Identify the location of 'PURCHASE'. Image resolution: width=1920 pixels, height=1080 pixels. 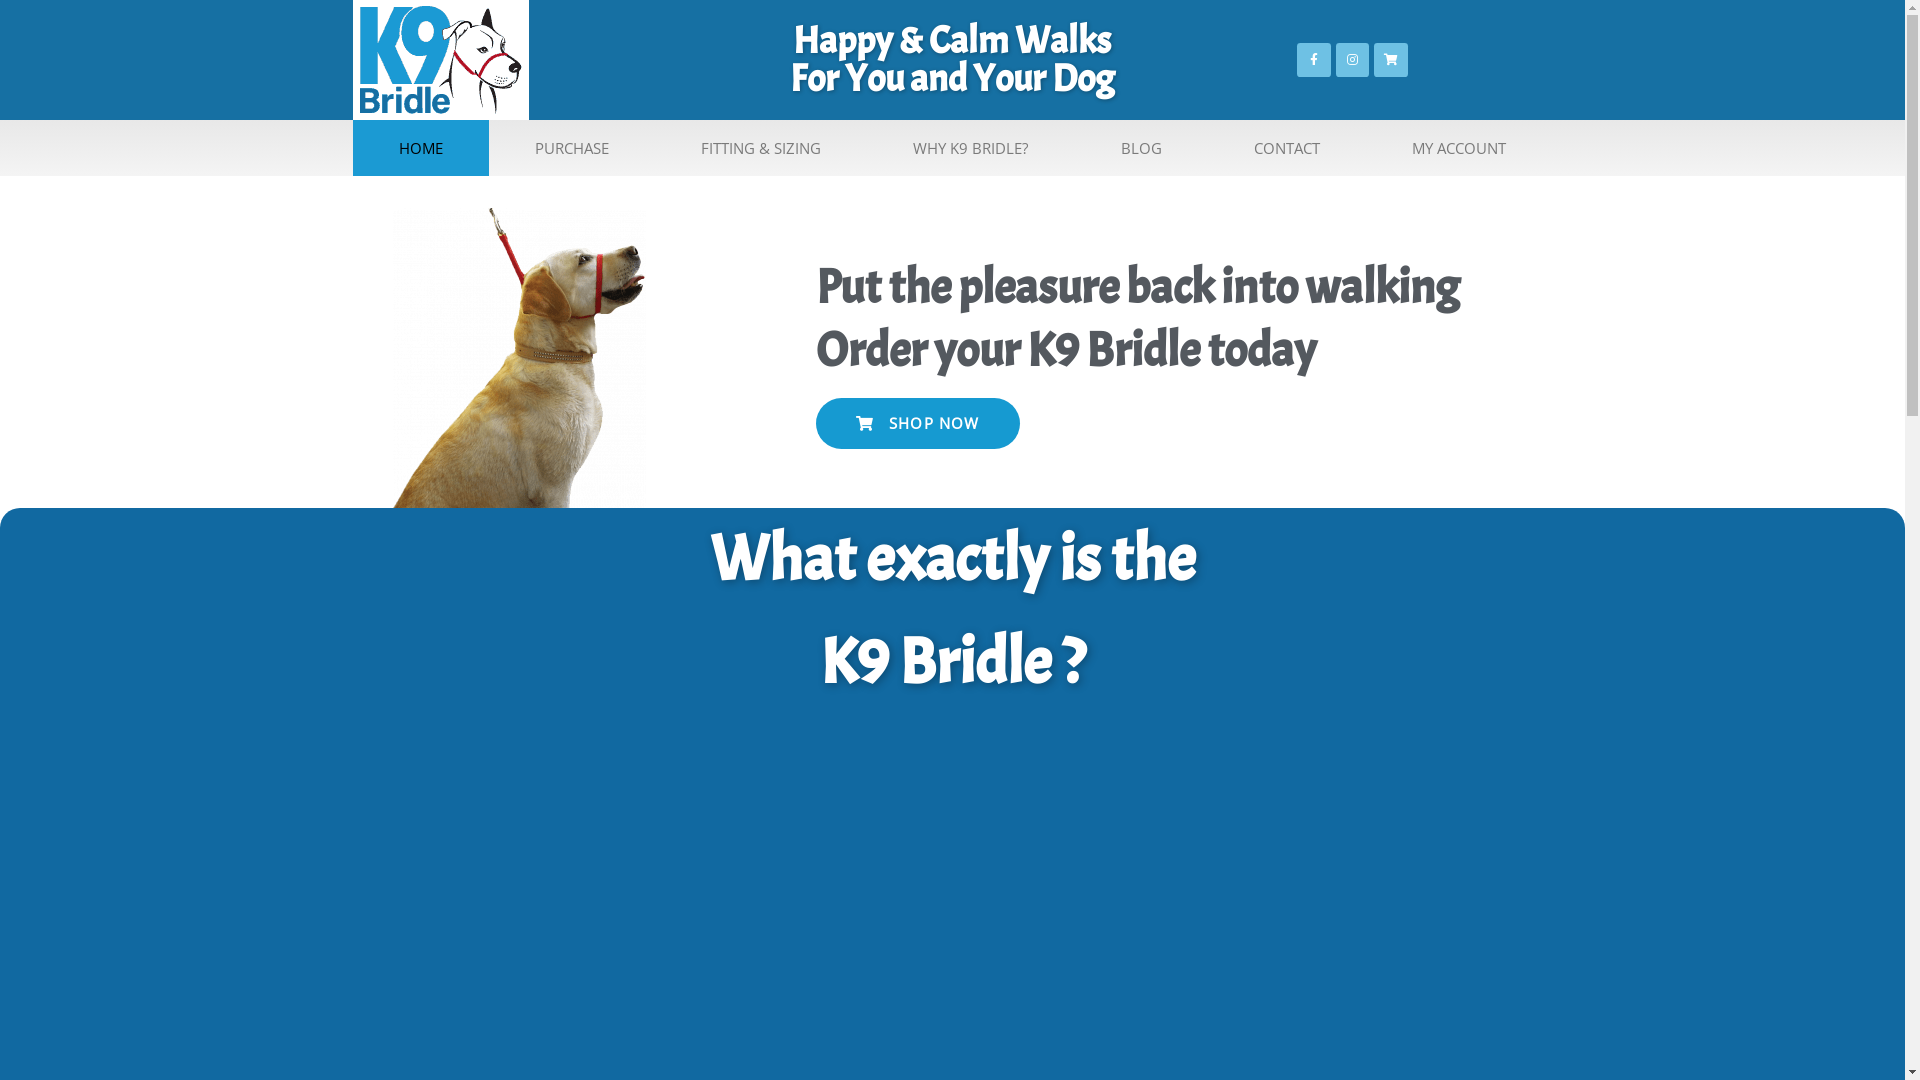
(570, 146).